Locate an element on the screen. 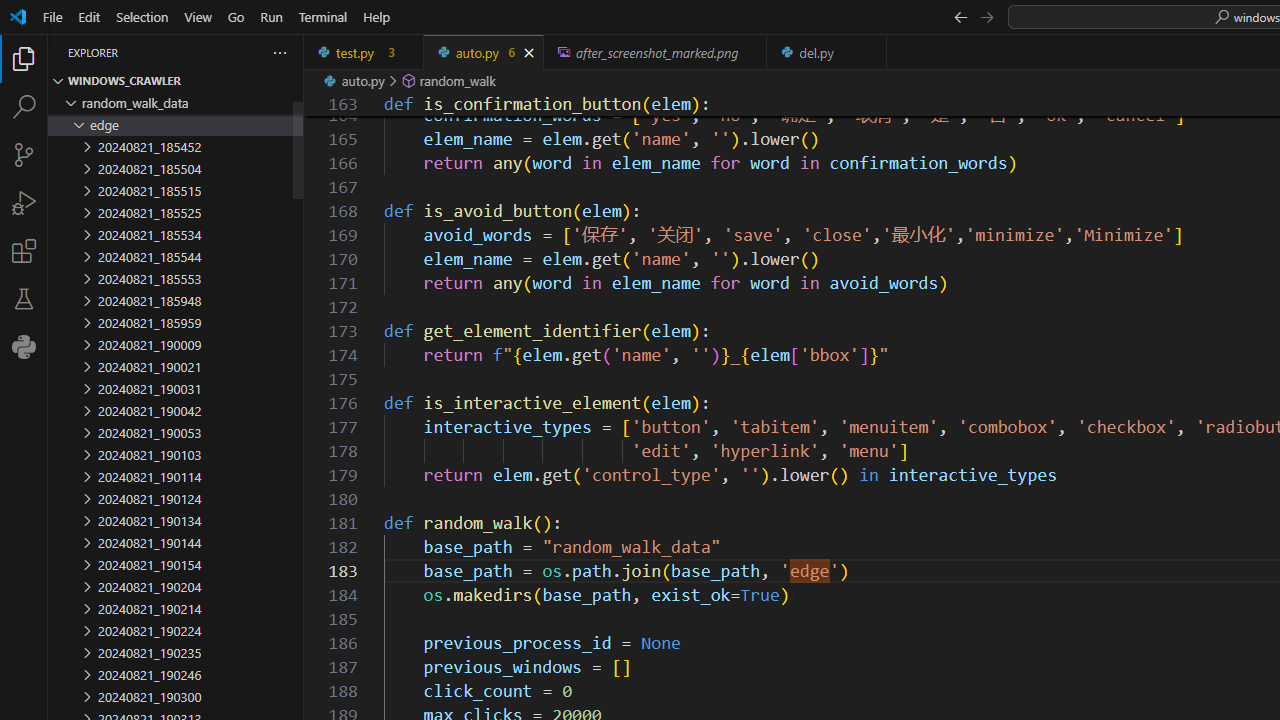  'test.py' is located at coordinates (364, 51).